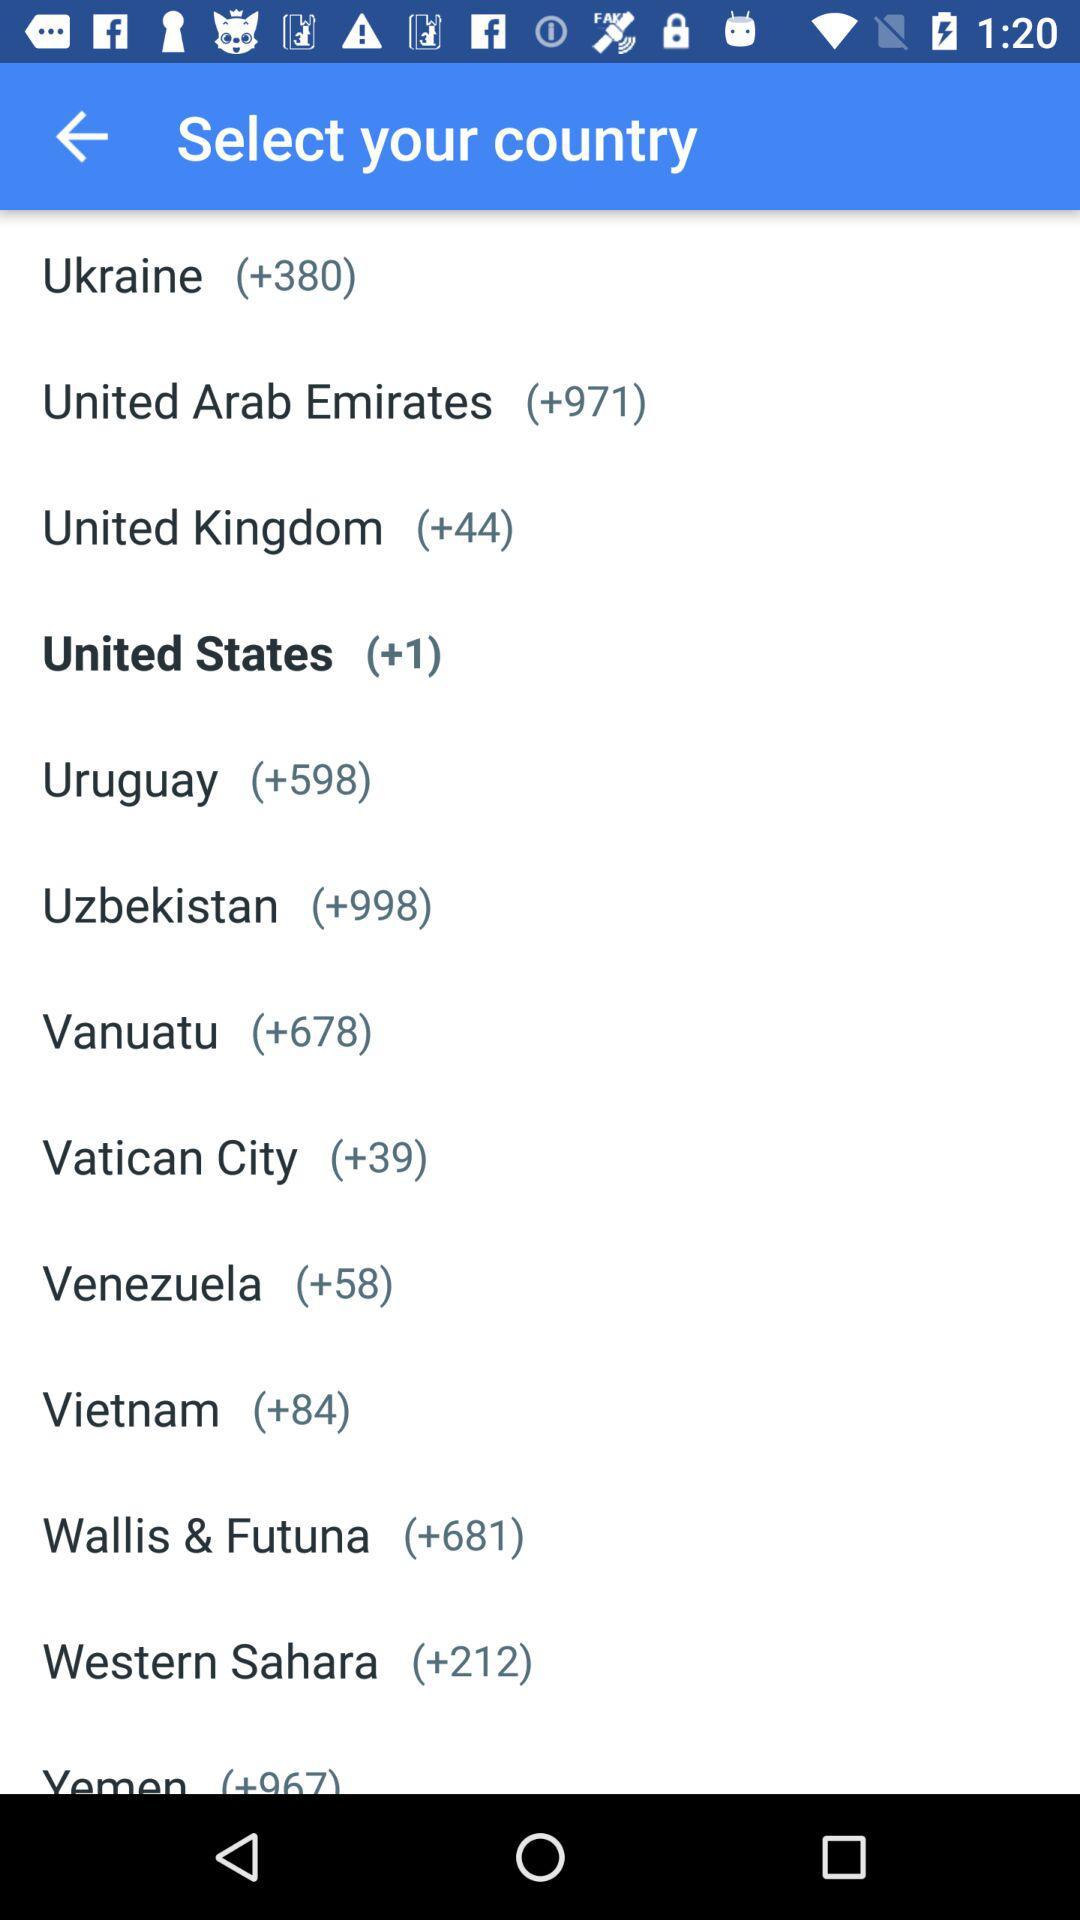 The width and height of the screenshot is (1080, 1920). What do you see at coordinates (343, 1281) in the screenshot?
I see `the icon next to the venezuela icon` at bounding box center [343, 1281].